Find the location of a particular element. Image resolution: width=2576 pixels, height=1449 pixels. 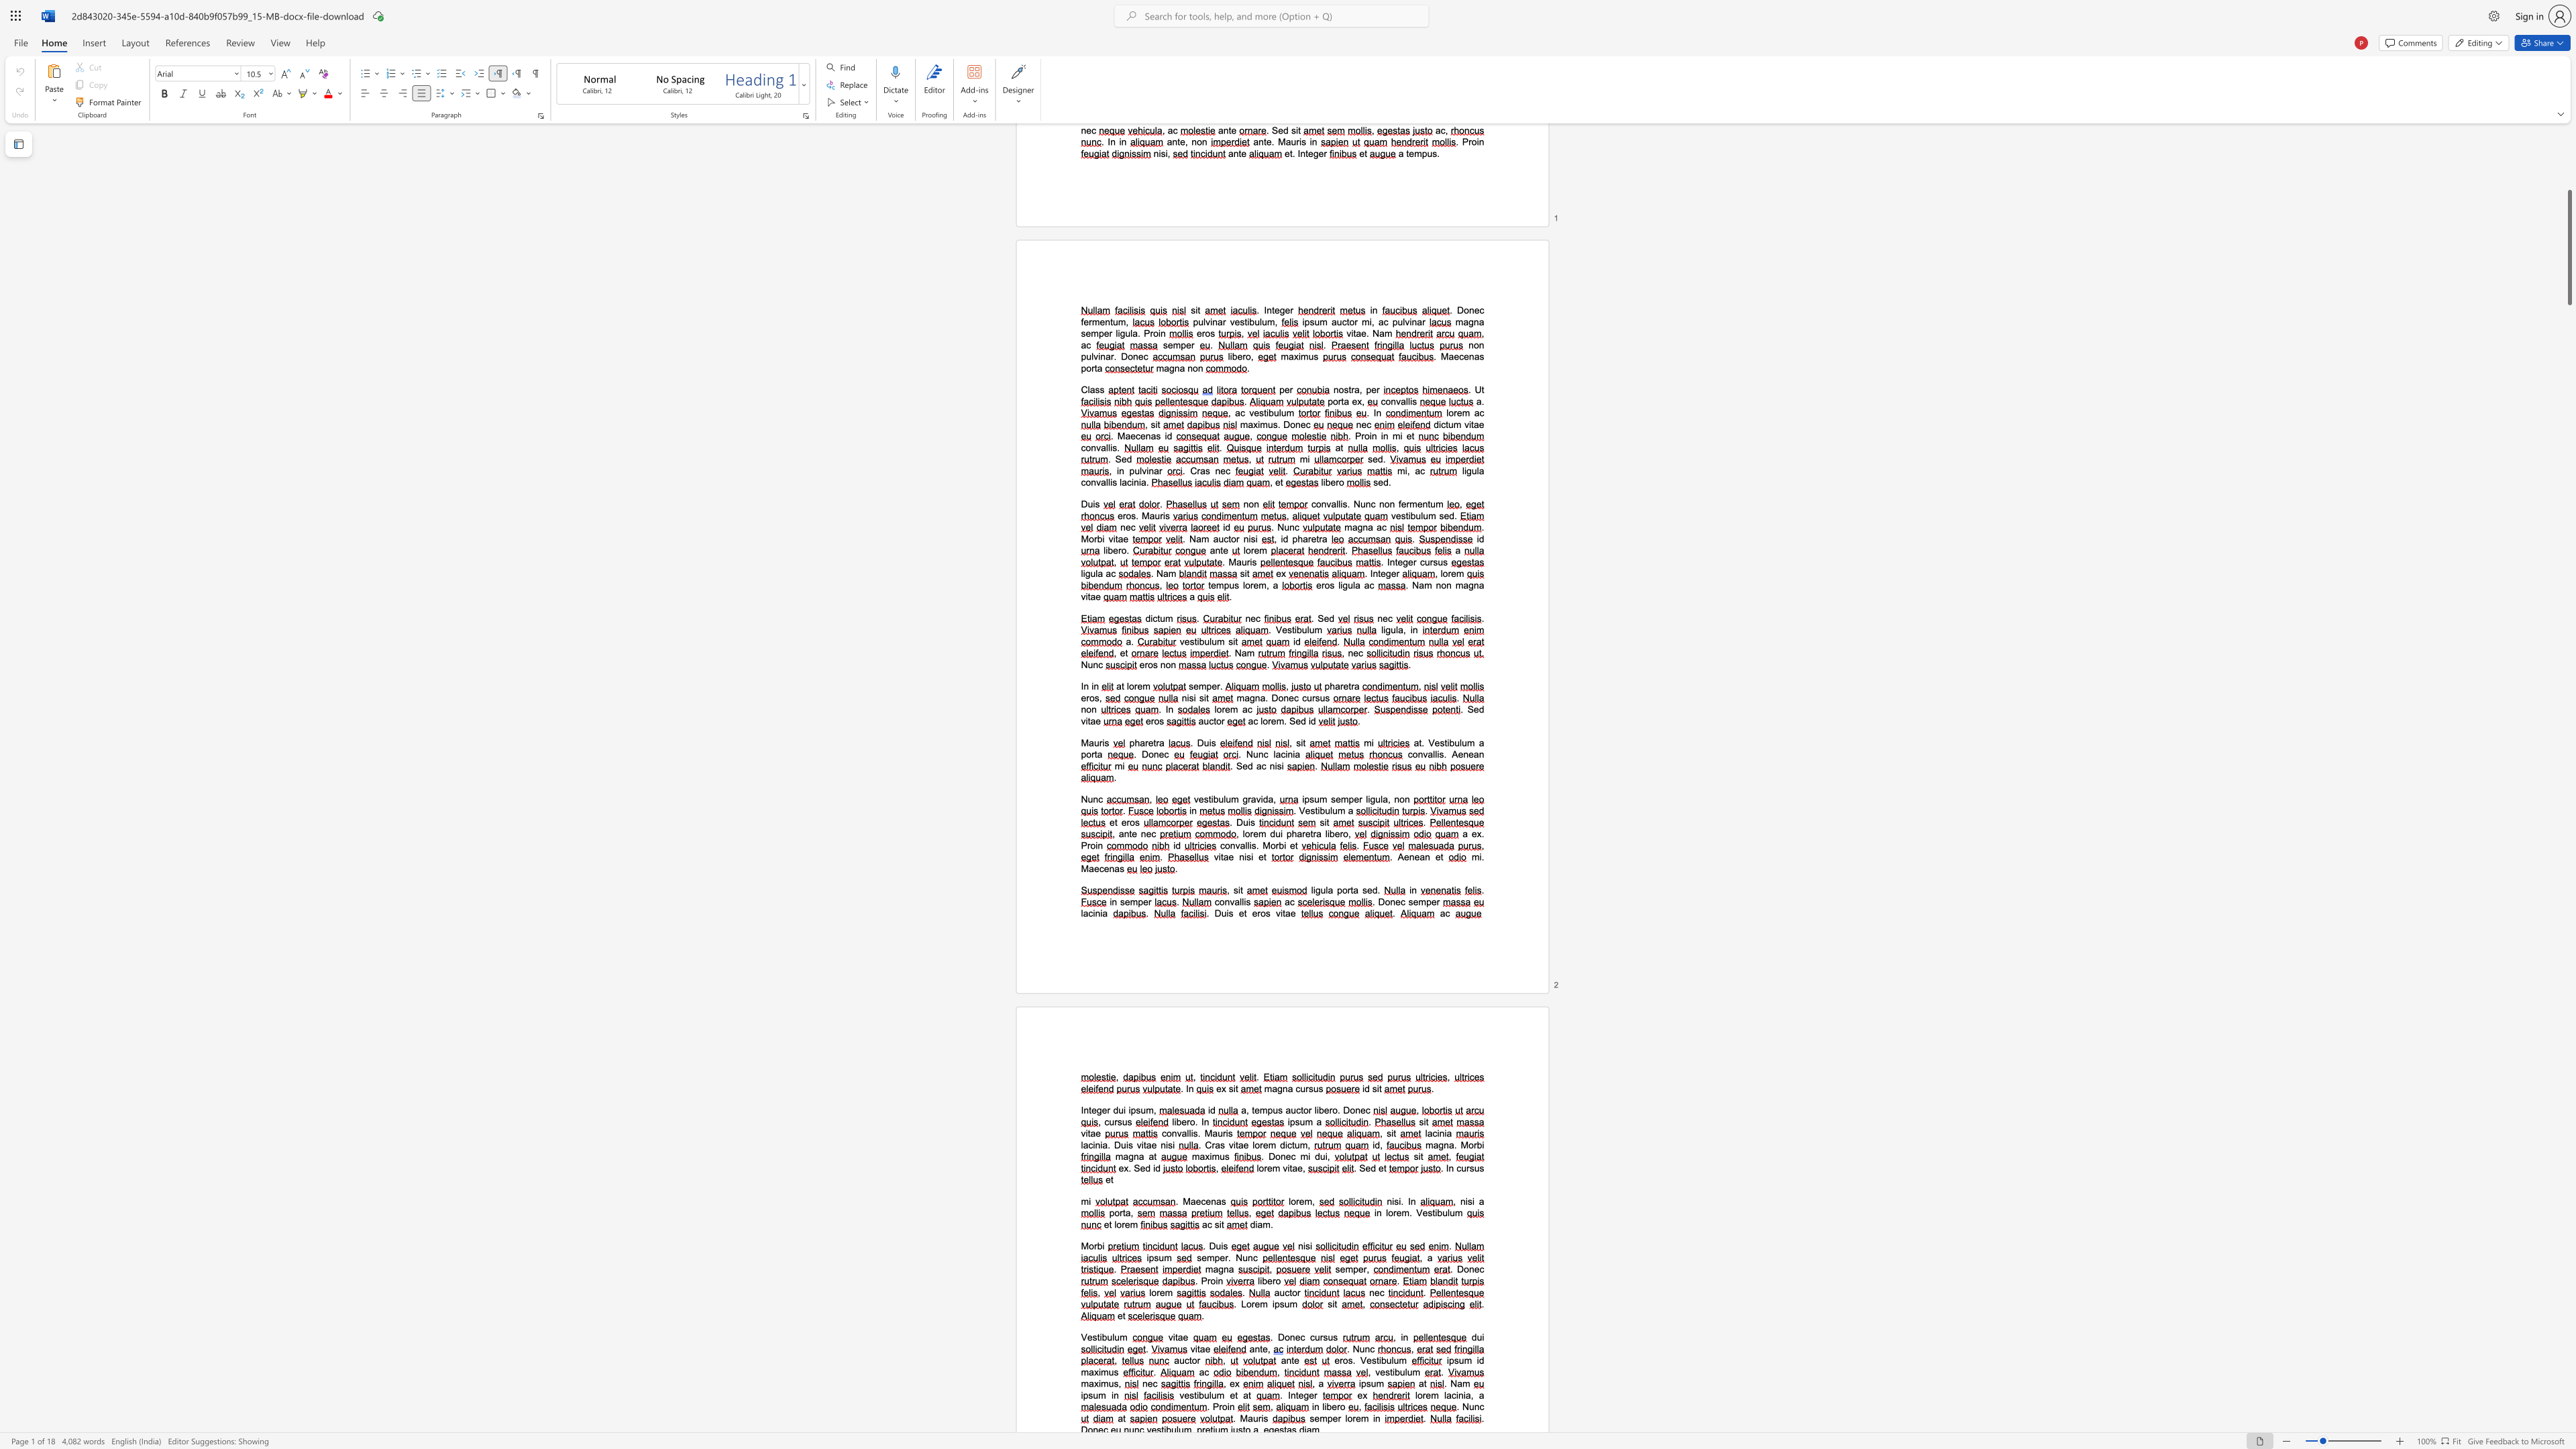

the 2th character "s" in the text is located at coordinates (1481, 1167).